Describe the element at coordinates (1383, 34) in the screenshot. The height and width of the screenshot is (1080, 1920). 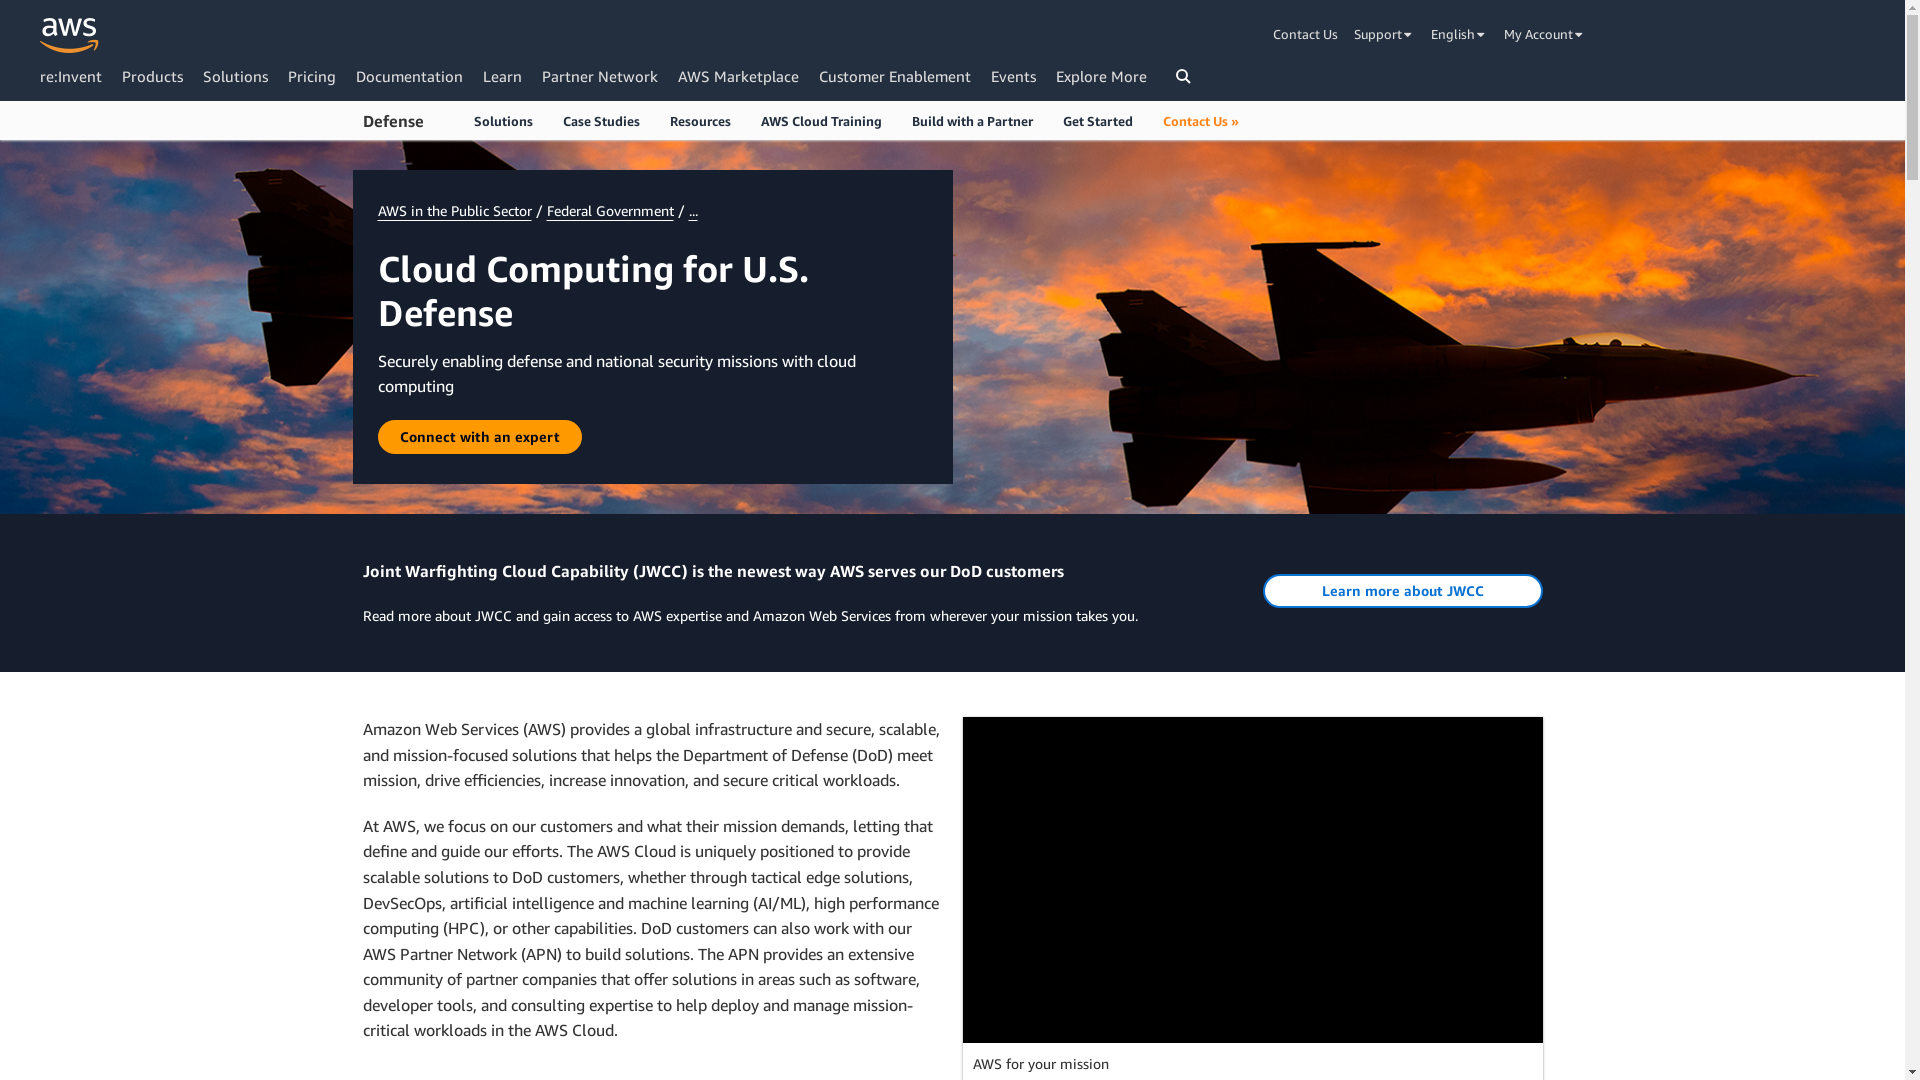
I see `'Support '` at that location.